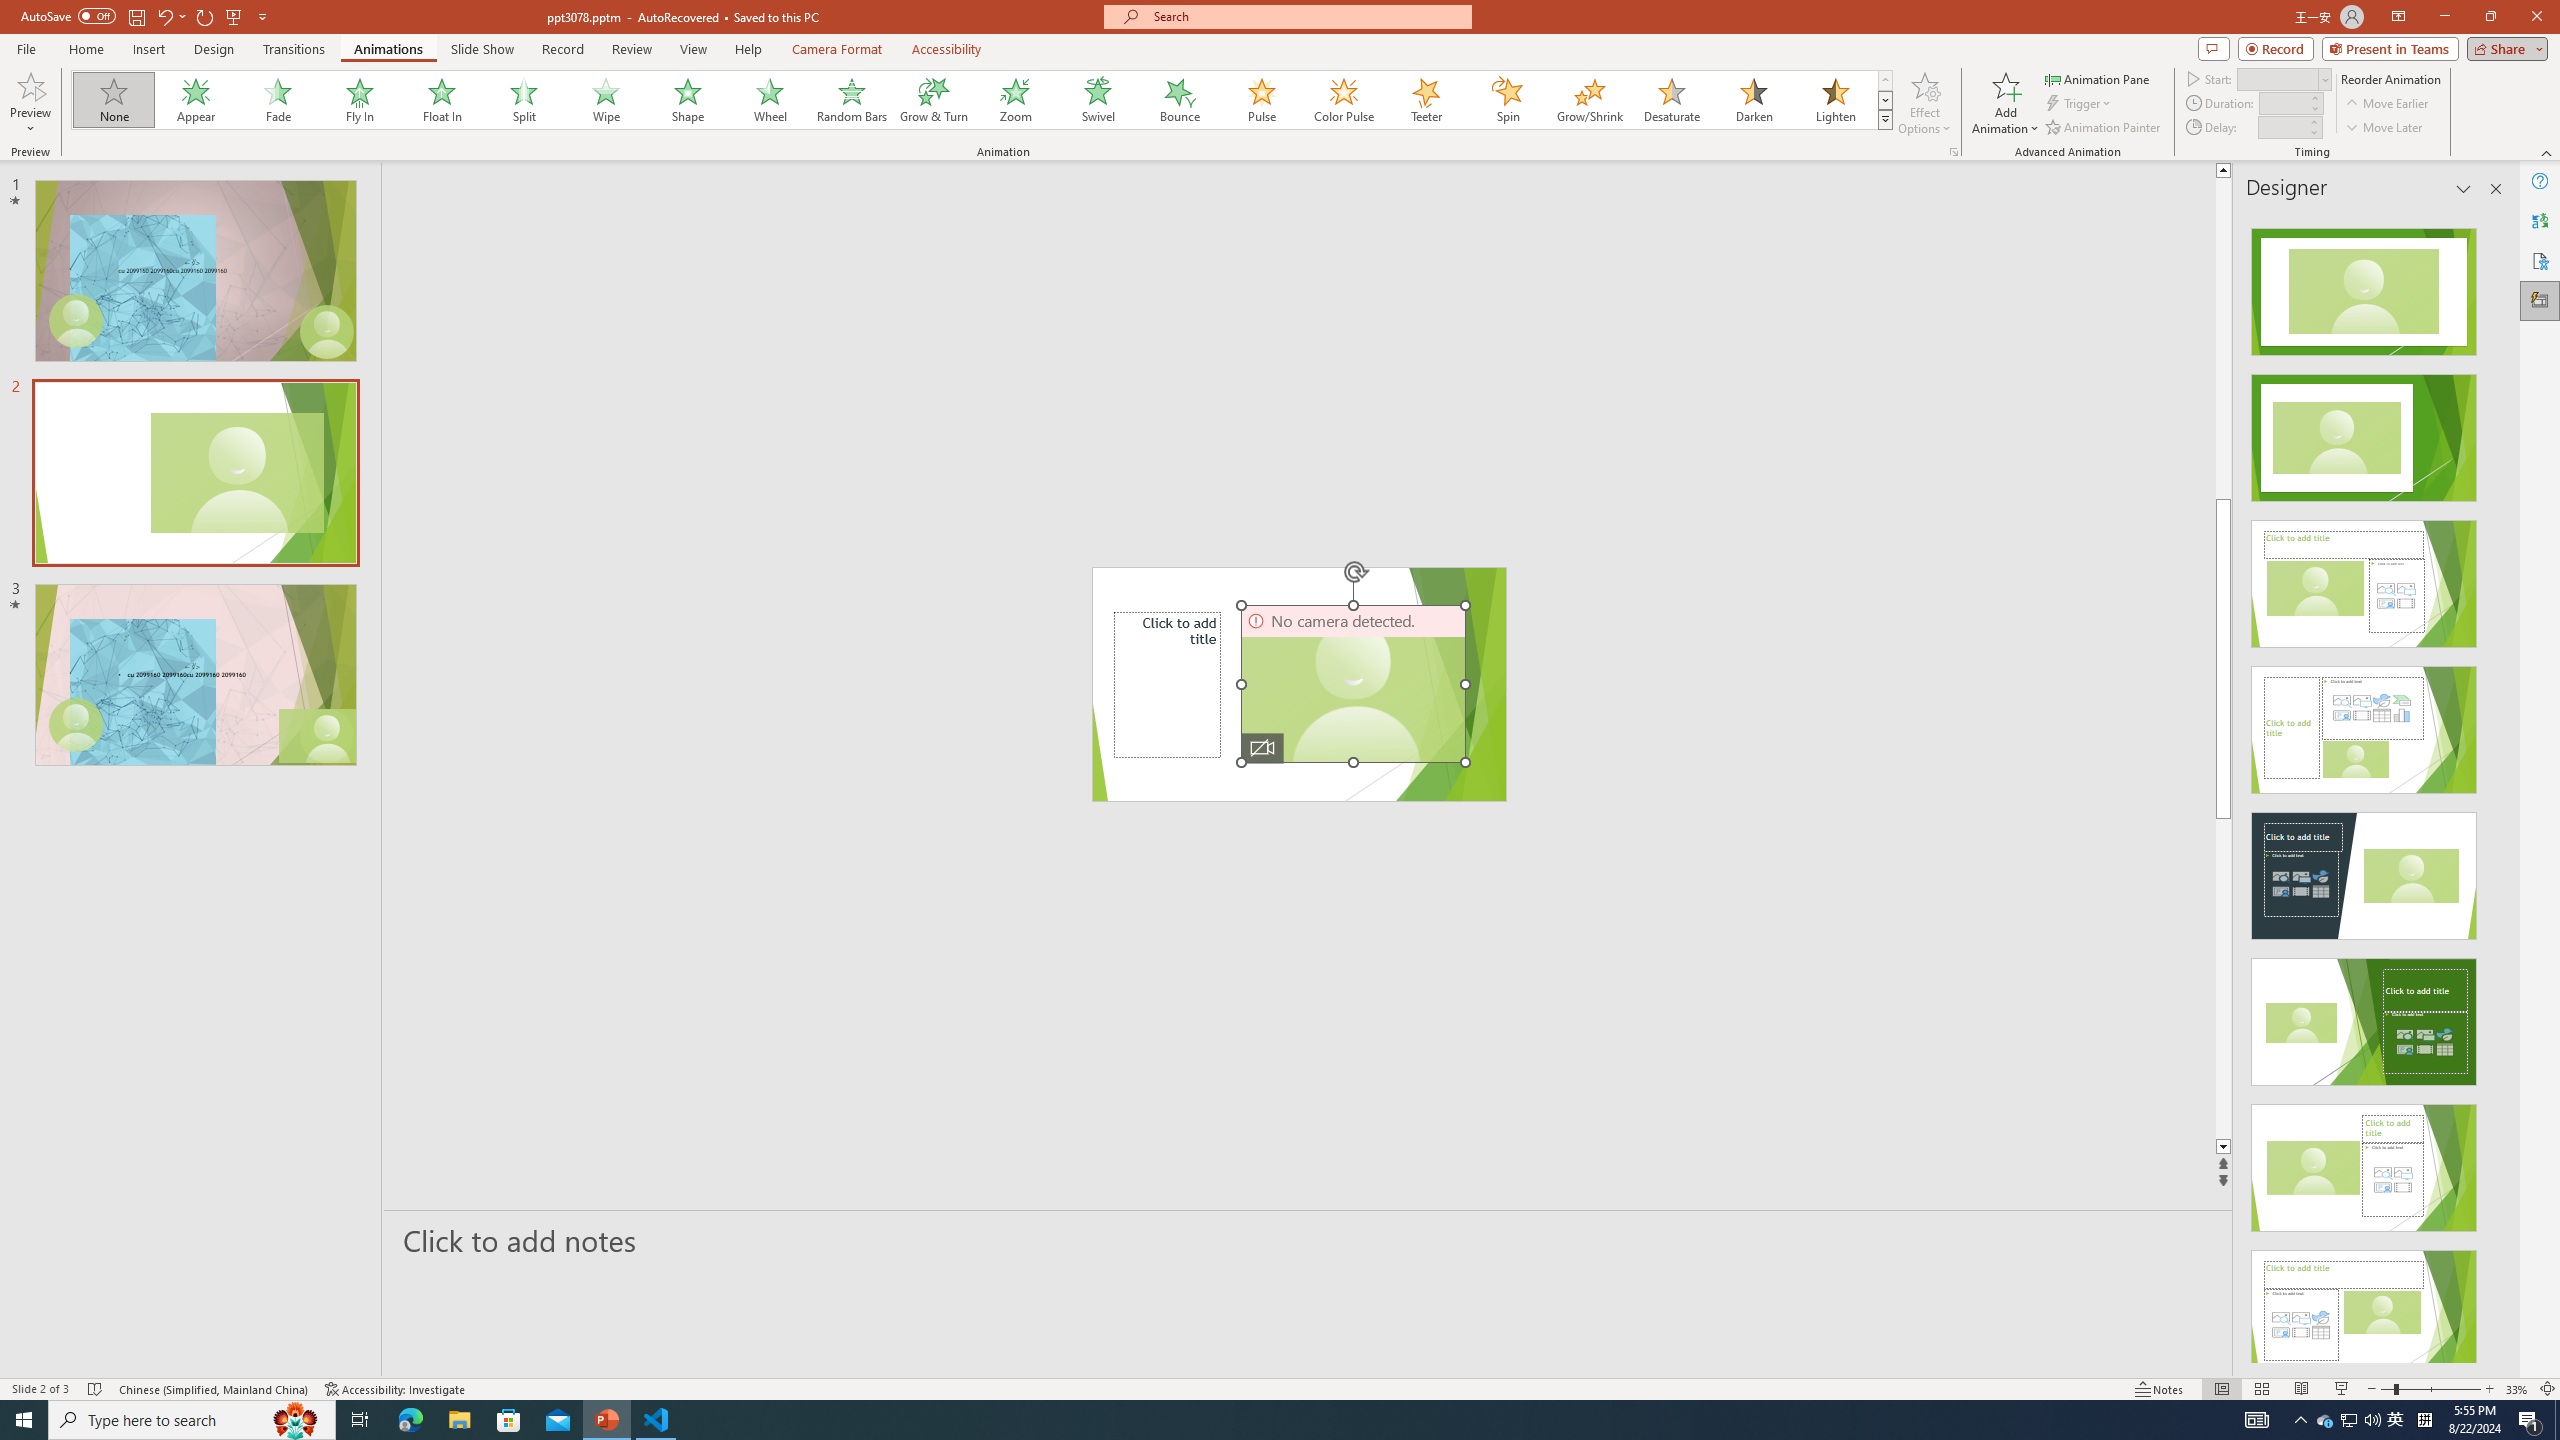 This screenshot has height=1440, width=2560. What do you see at coordinates (2282, 102) in the screenshot?
I see `'Animation Duration'` at bounding box center [2282, 102].